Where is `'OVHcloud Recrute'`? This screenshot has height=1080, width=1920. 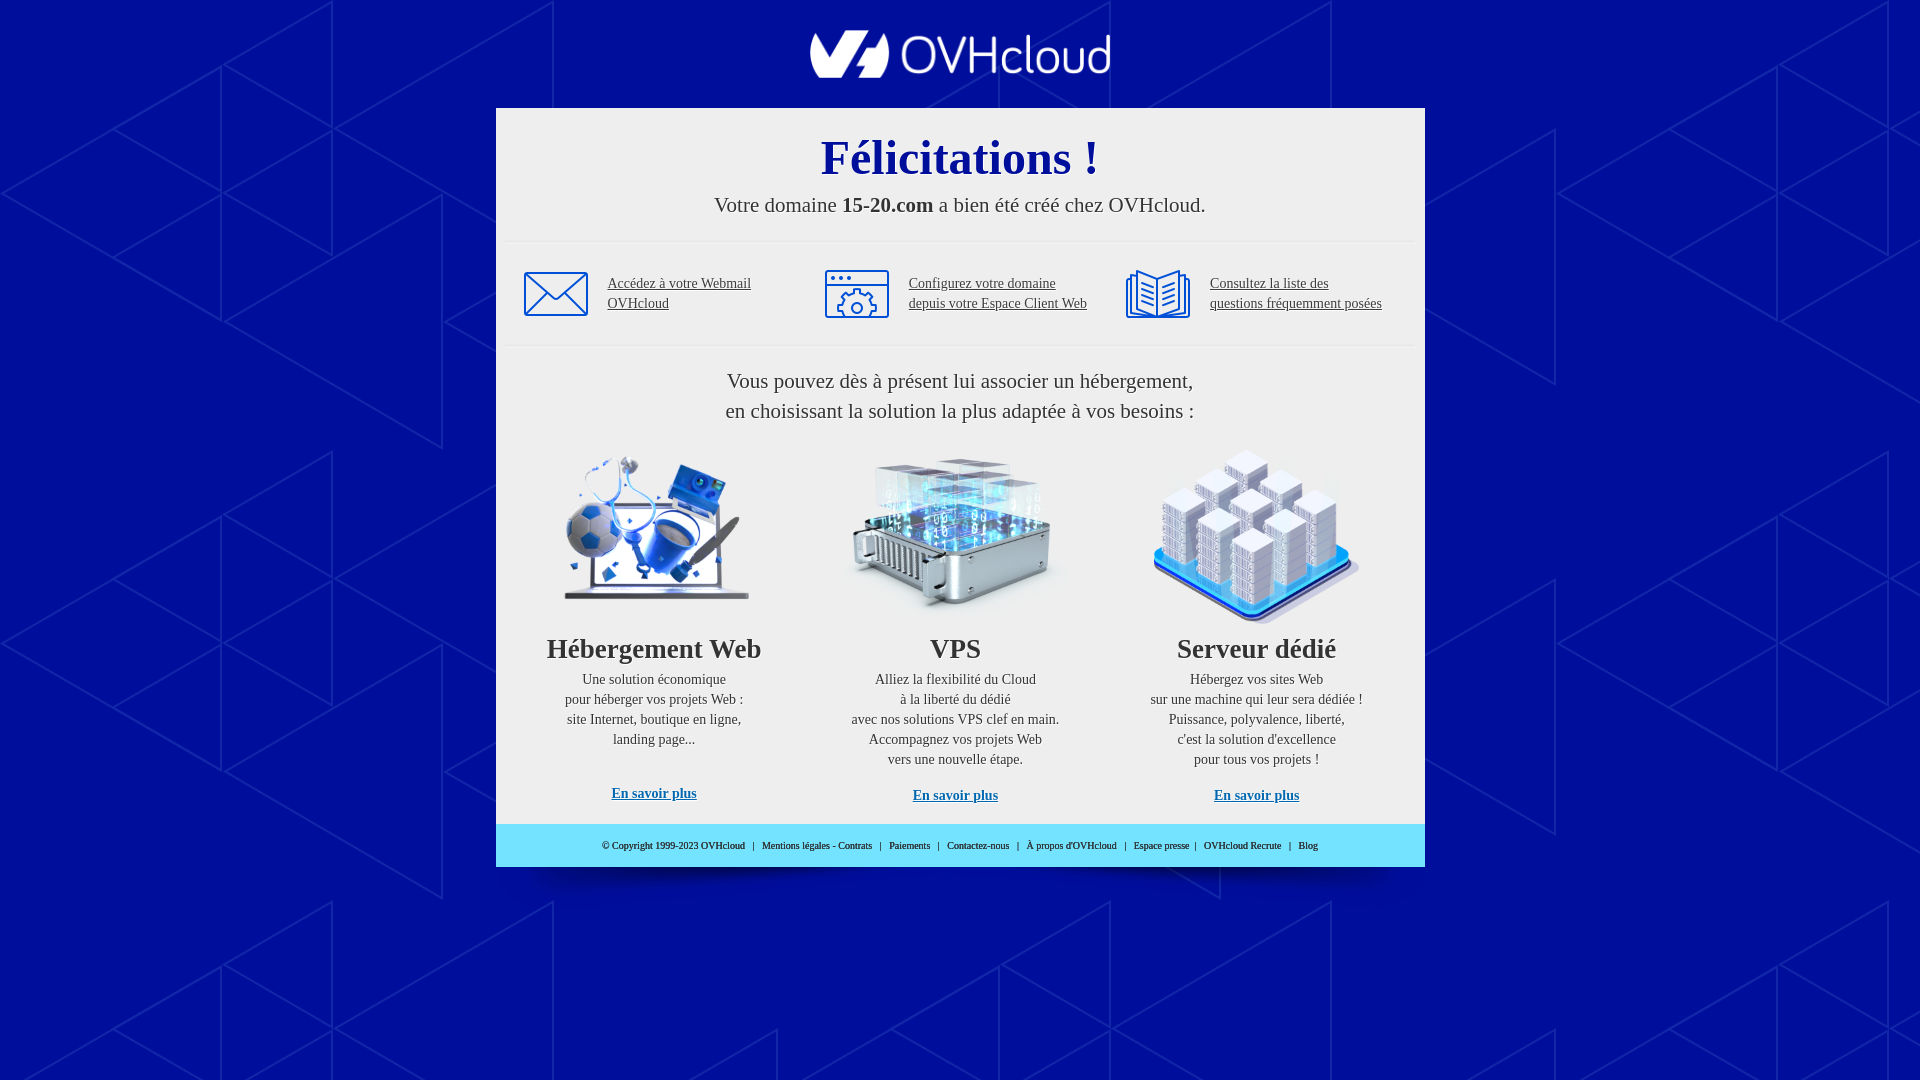 'OVHcloud Recrute' is located at coordinates (1241, 845).